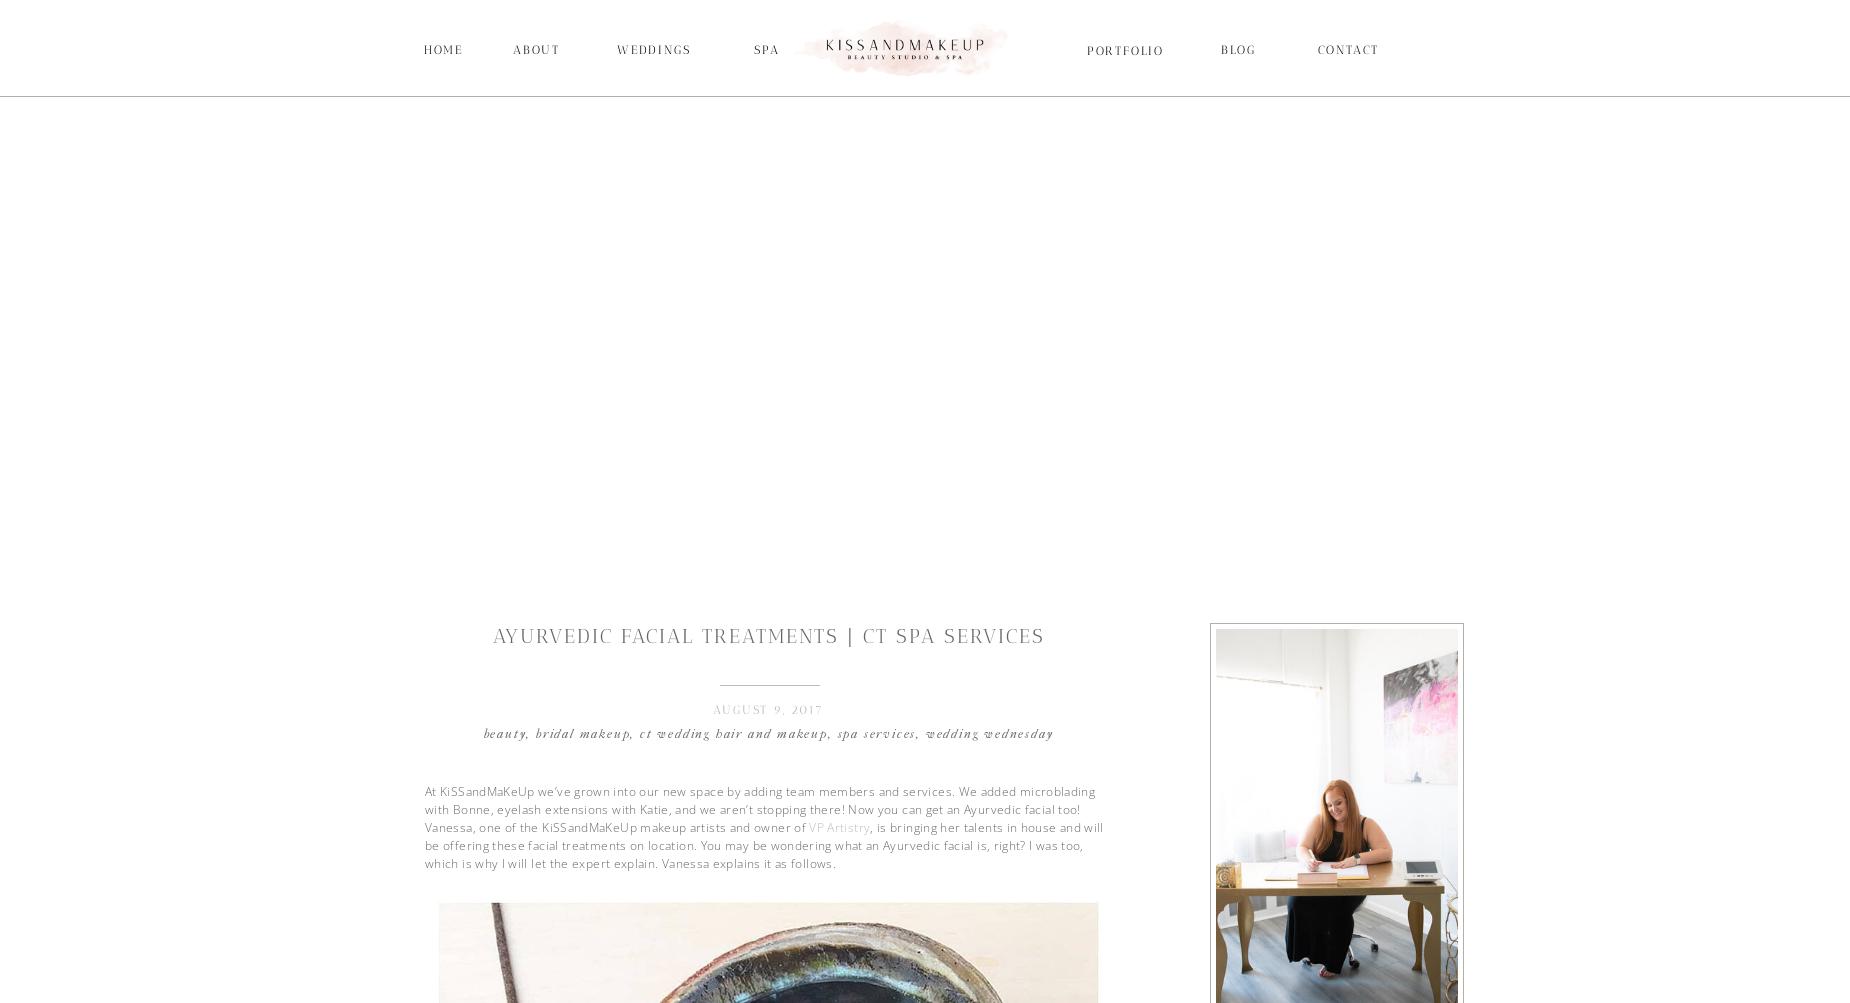 The image size is (1850, 1003). What do you see at coordinates (766, 50) in the screenshot?
I see `'SPA'` at bounding box center [766, 50].